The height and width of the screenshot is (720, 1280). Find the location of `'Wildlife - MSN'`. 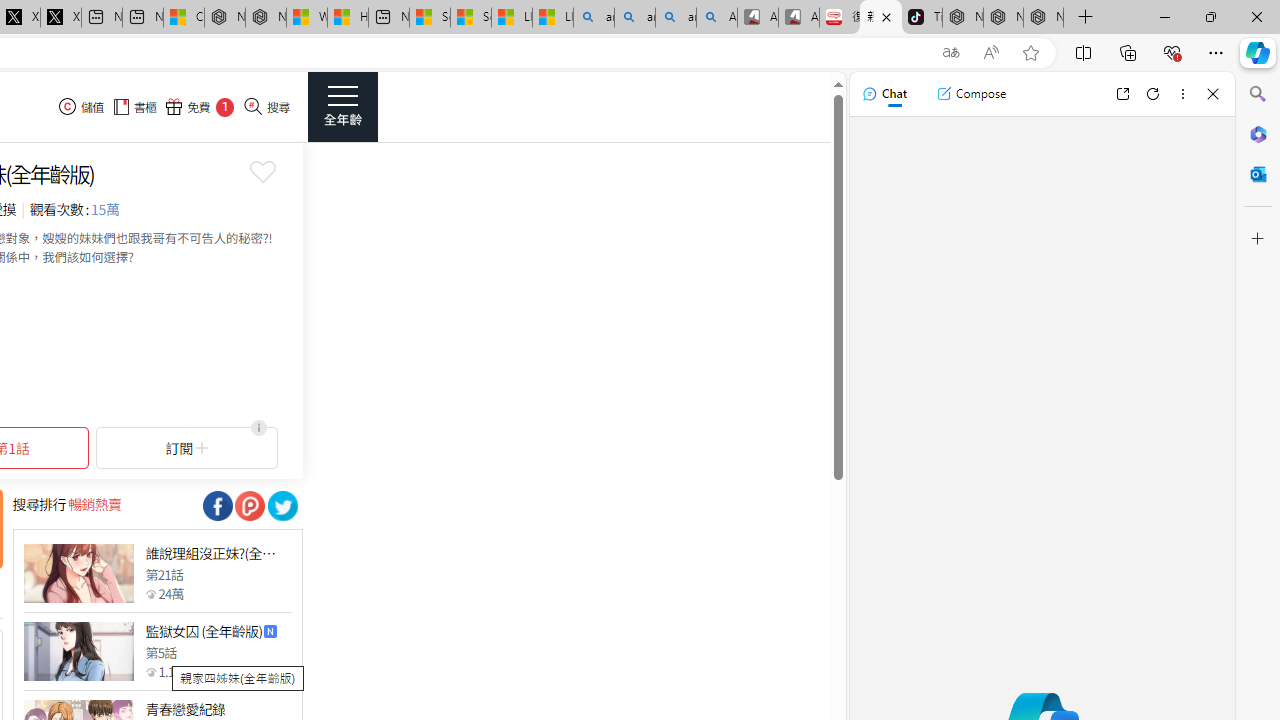

'Wildlife - MSN' is located at coordinates (305, 17).